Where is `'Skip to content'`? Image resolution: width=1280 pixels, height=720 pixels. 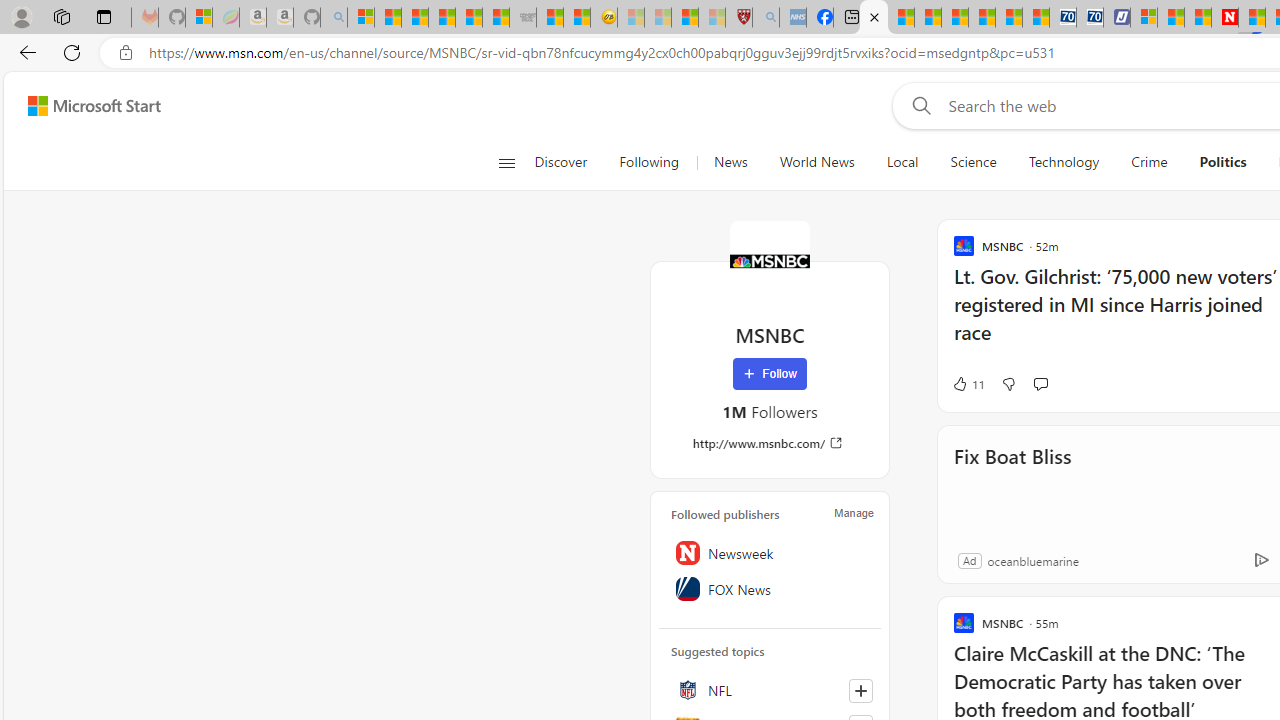 'Skip to content' is located at coordinates (86, 105).